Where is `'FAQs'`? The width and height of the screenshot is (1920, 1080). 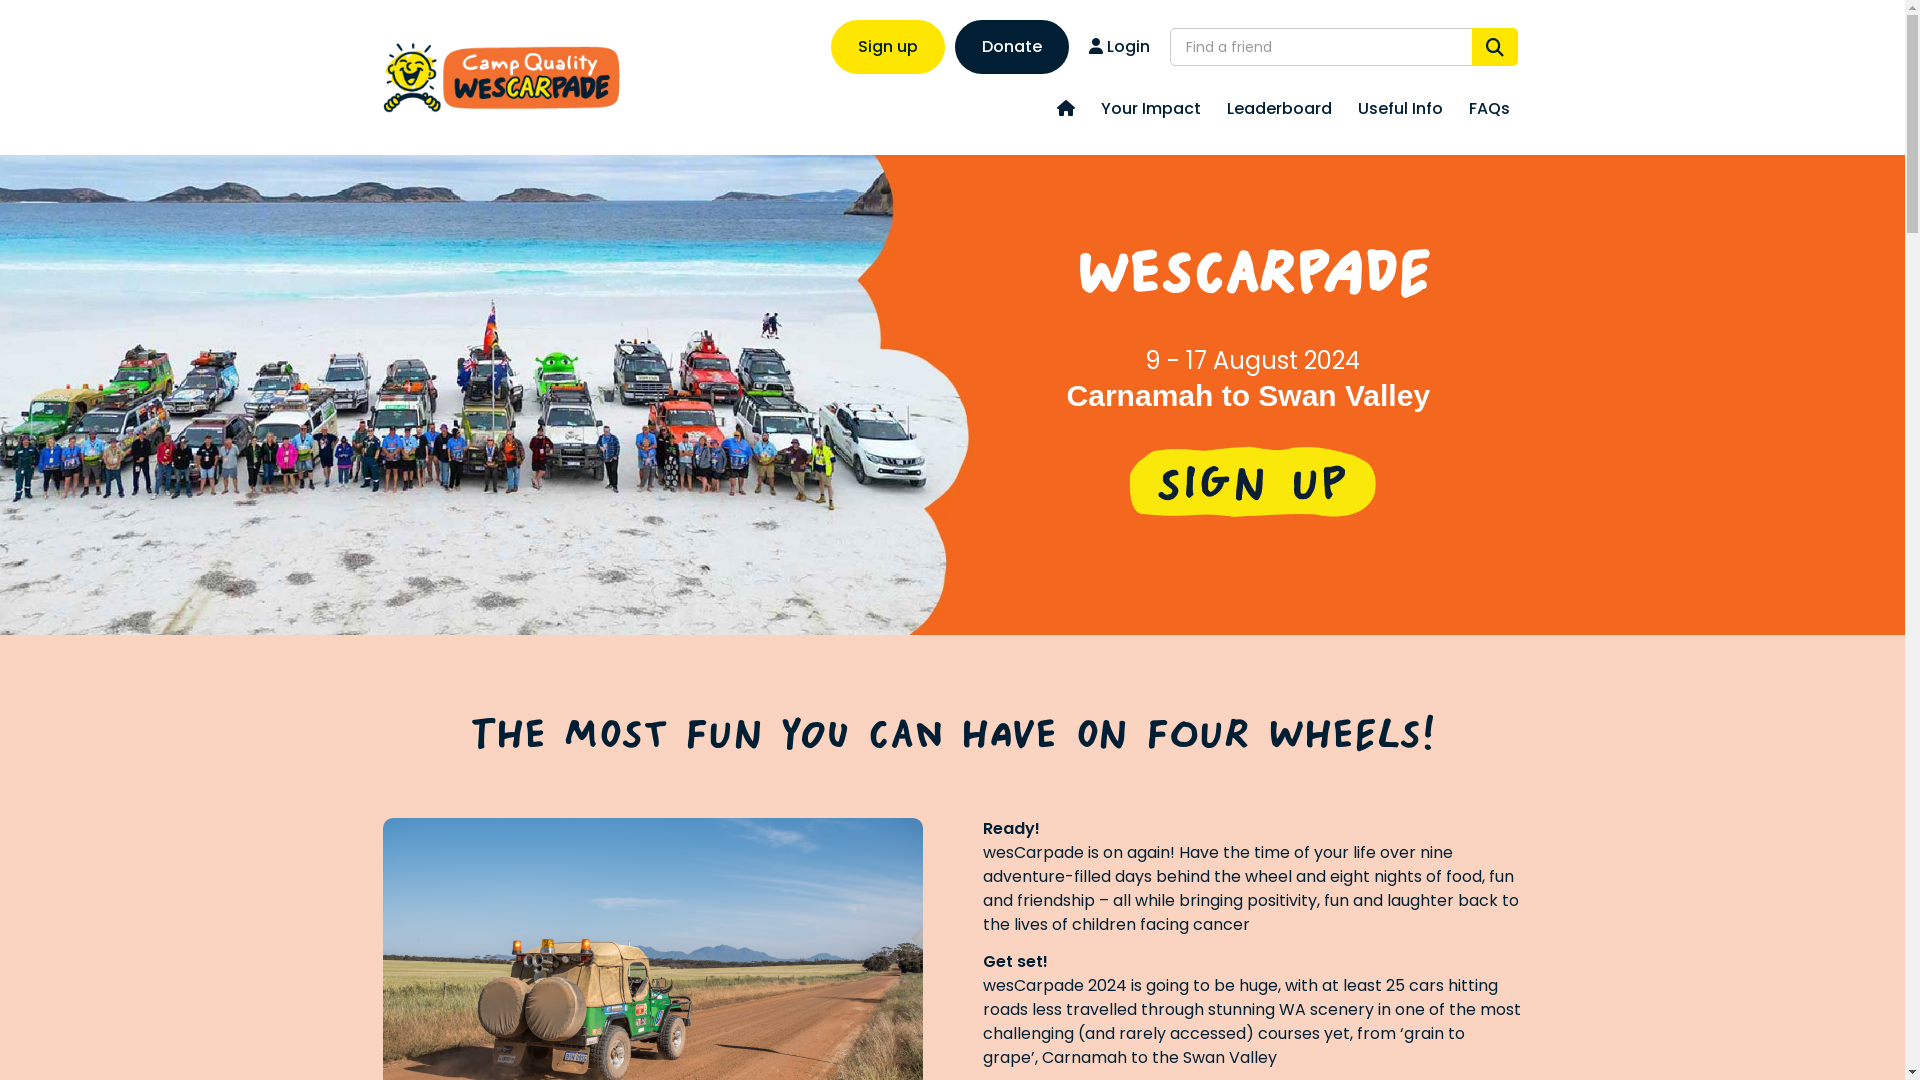
'FAQs' is located at coordinates (1489, 109).